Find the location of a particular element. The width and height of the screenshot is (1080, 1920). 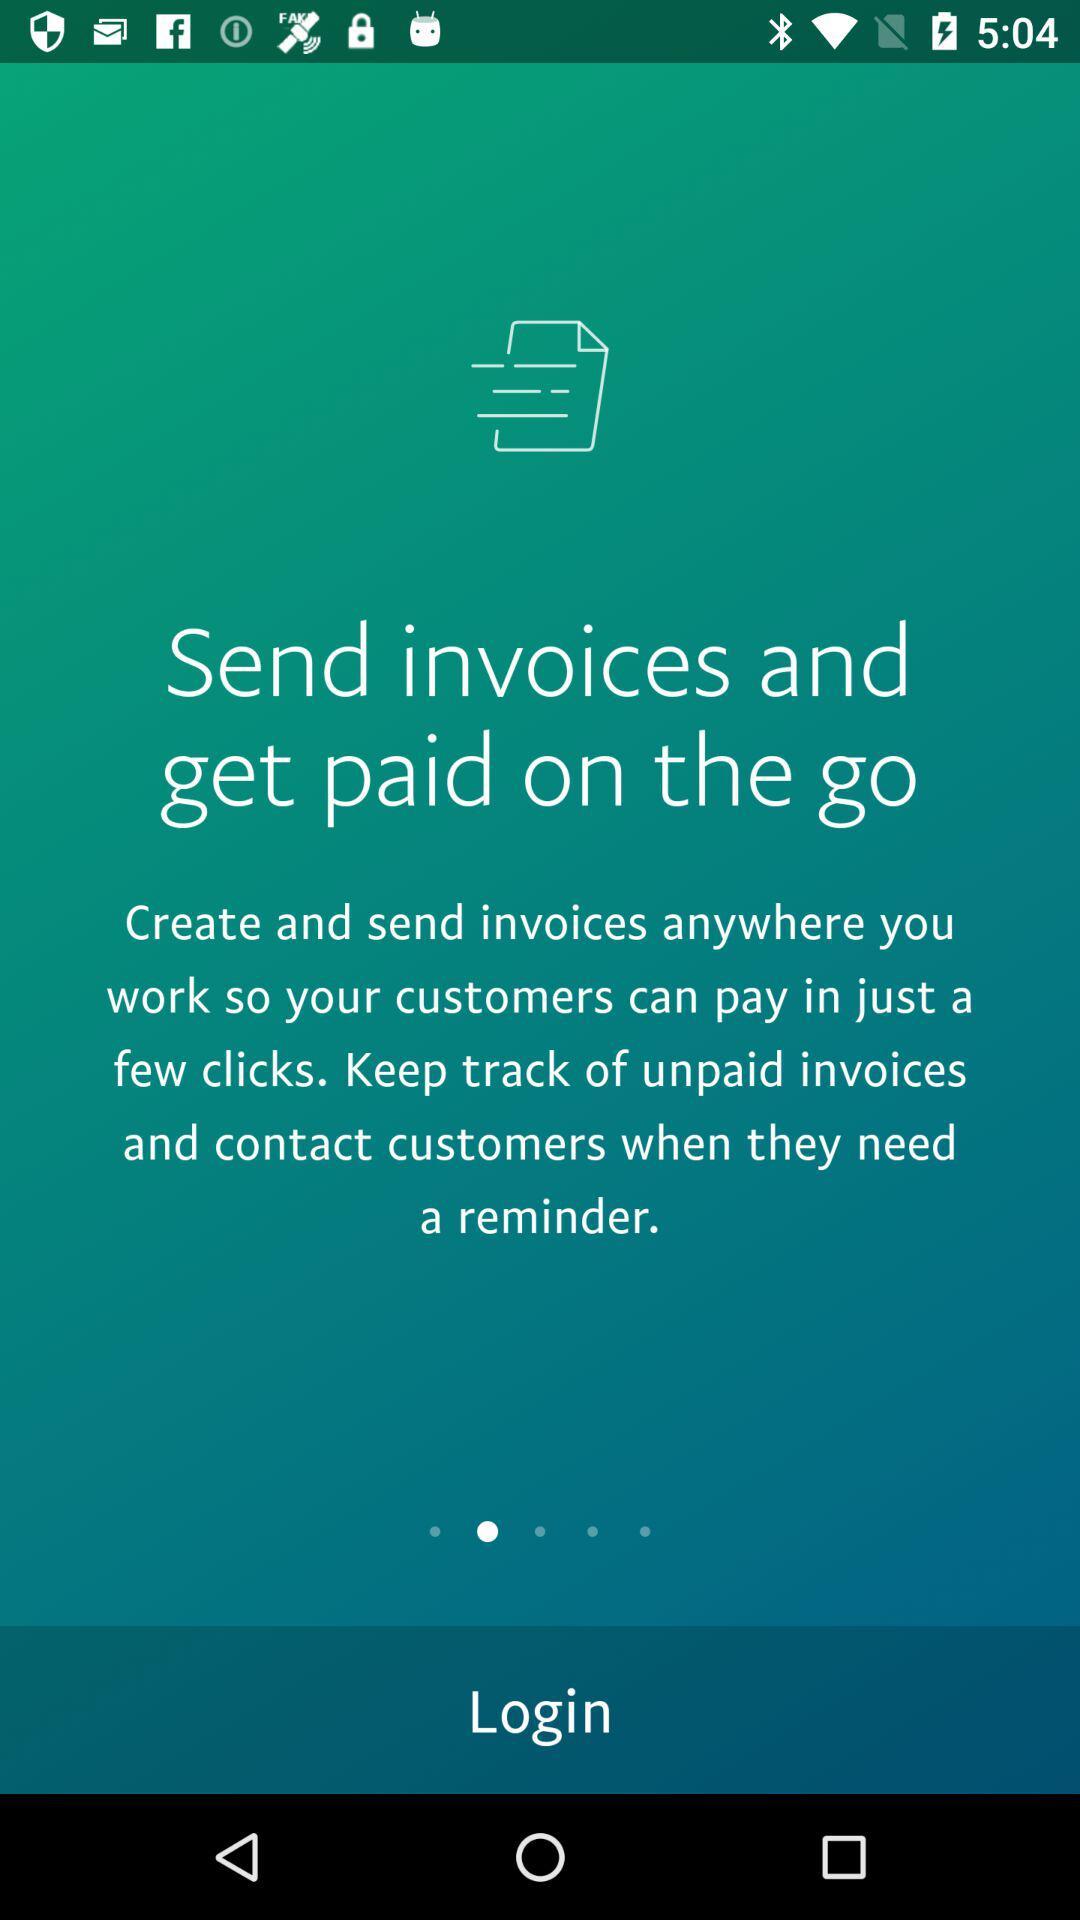

login icon is located at coordinates (540, 1708).